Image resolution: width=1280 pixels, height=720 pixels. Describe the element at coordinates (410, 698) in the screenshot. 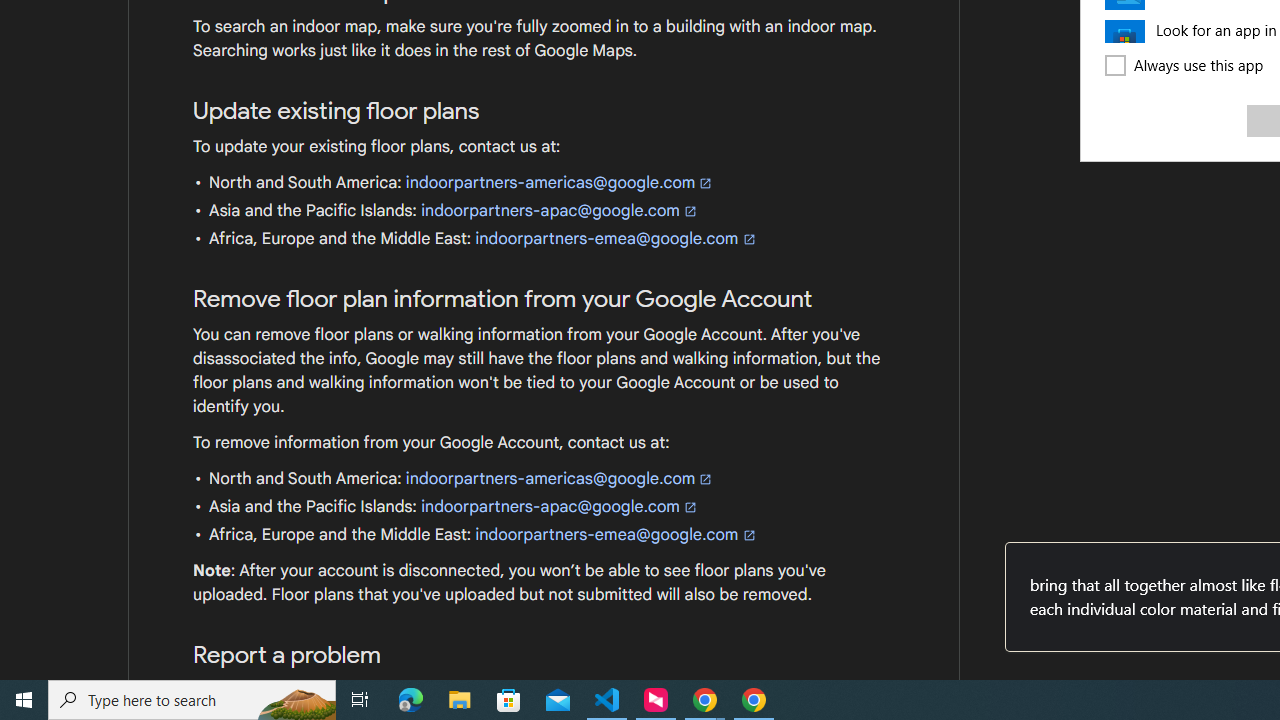

I see `'Microsoft Edge'` at that location.